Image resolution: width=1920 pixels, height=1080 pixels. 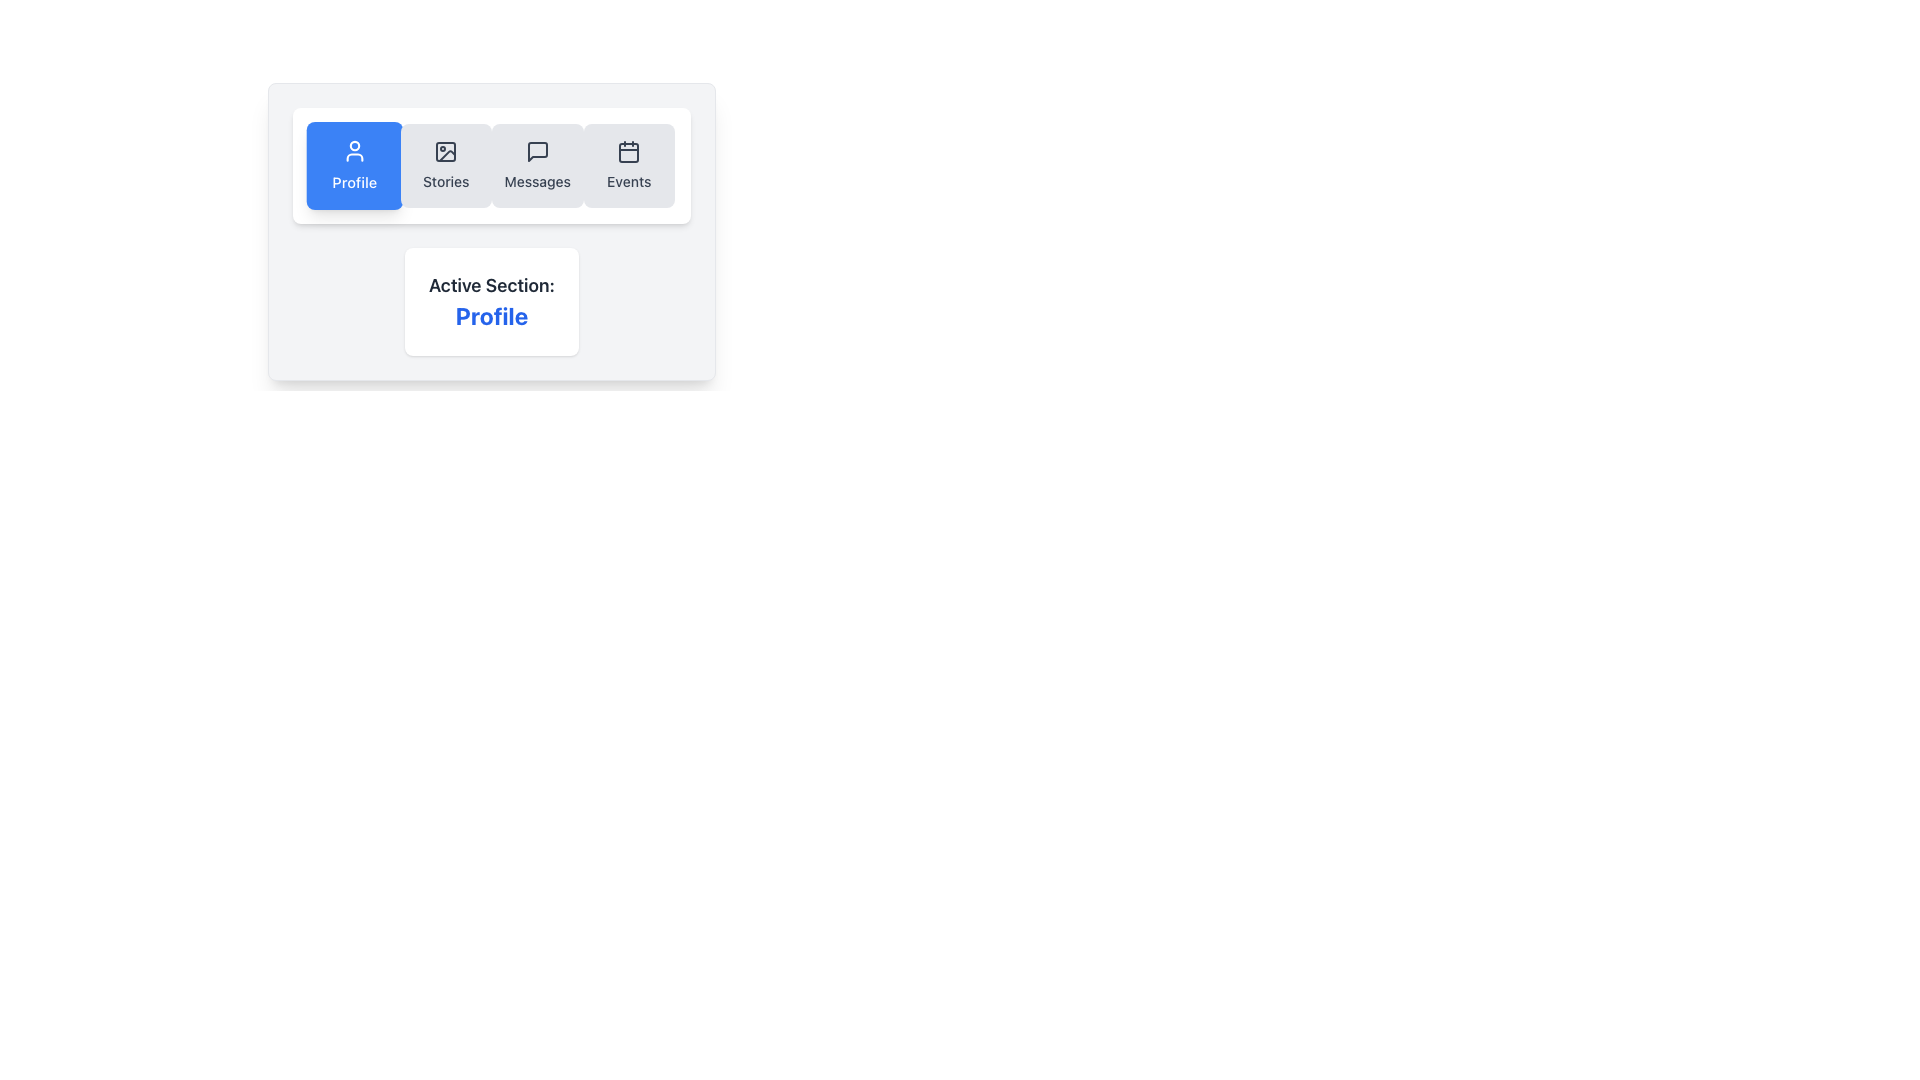 What do you see at coordinates (354, 150) in the screenshot?
I see `the 'Profile' SVG icon located in the top-left horizontal menu bar to focus on the profile section` at bounding box center [354, 150].